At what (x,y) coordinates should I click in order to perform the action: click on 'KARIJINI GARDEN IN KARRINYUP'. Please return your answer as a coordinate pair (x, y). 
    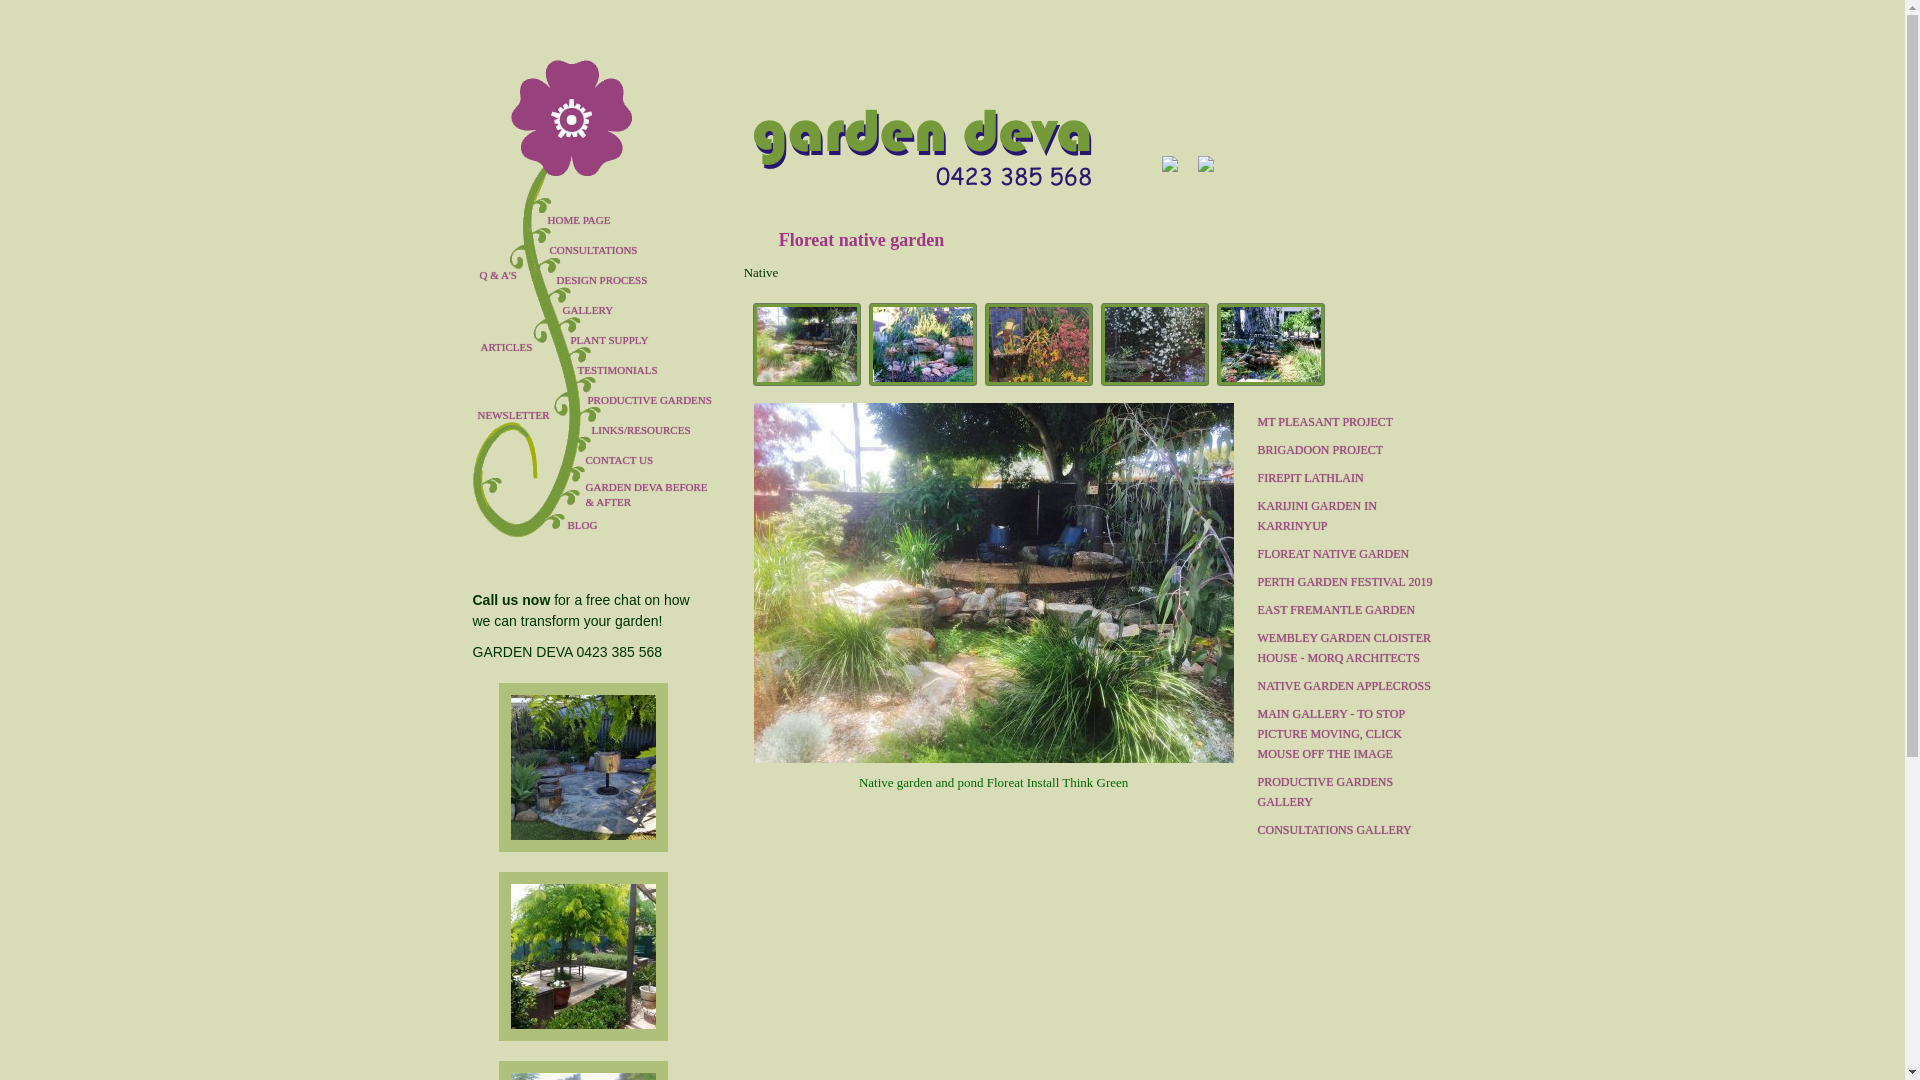
    Looking at the image, I should click on (1344, 515).